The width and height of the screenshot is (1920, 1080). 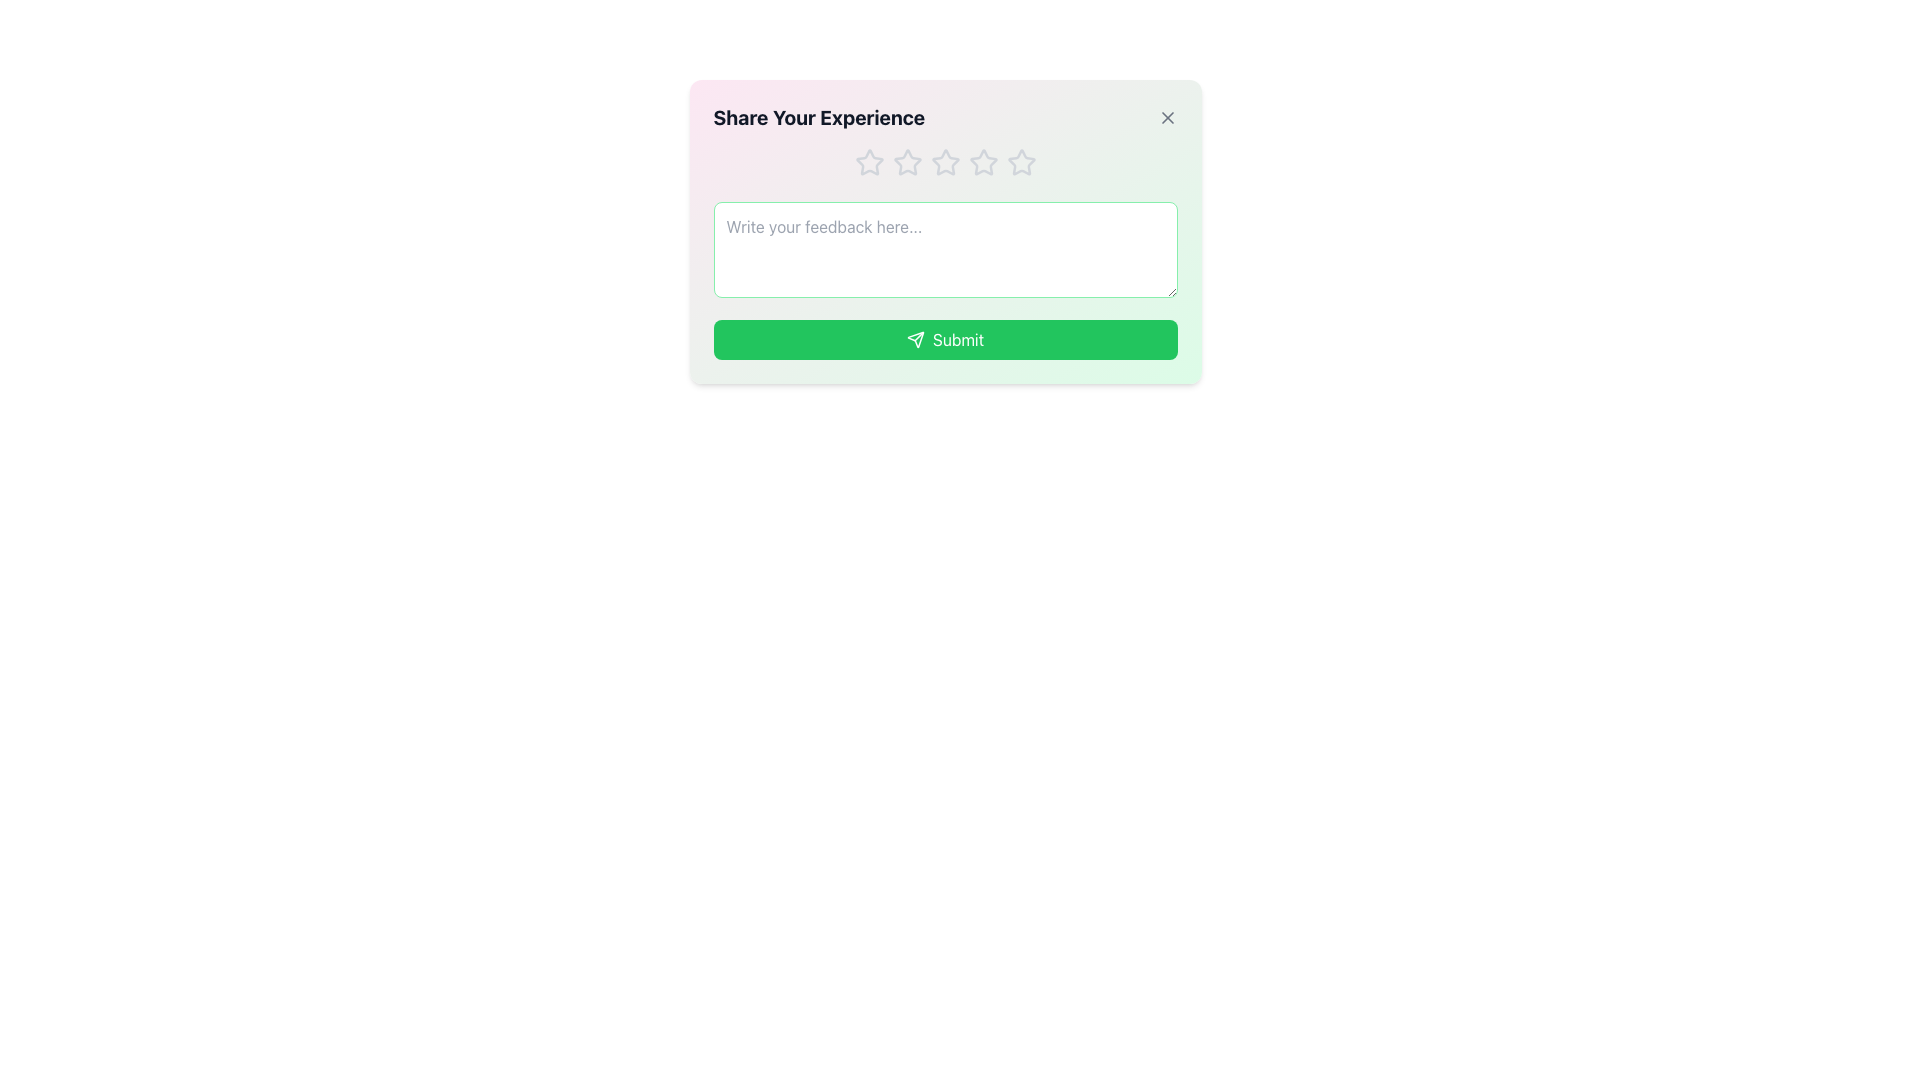 I want to click on the third star icon in the five-star rating system, so click(x=944, y=161).